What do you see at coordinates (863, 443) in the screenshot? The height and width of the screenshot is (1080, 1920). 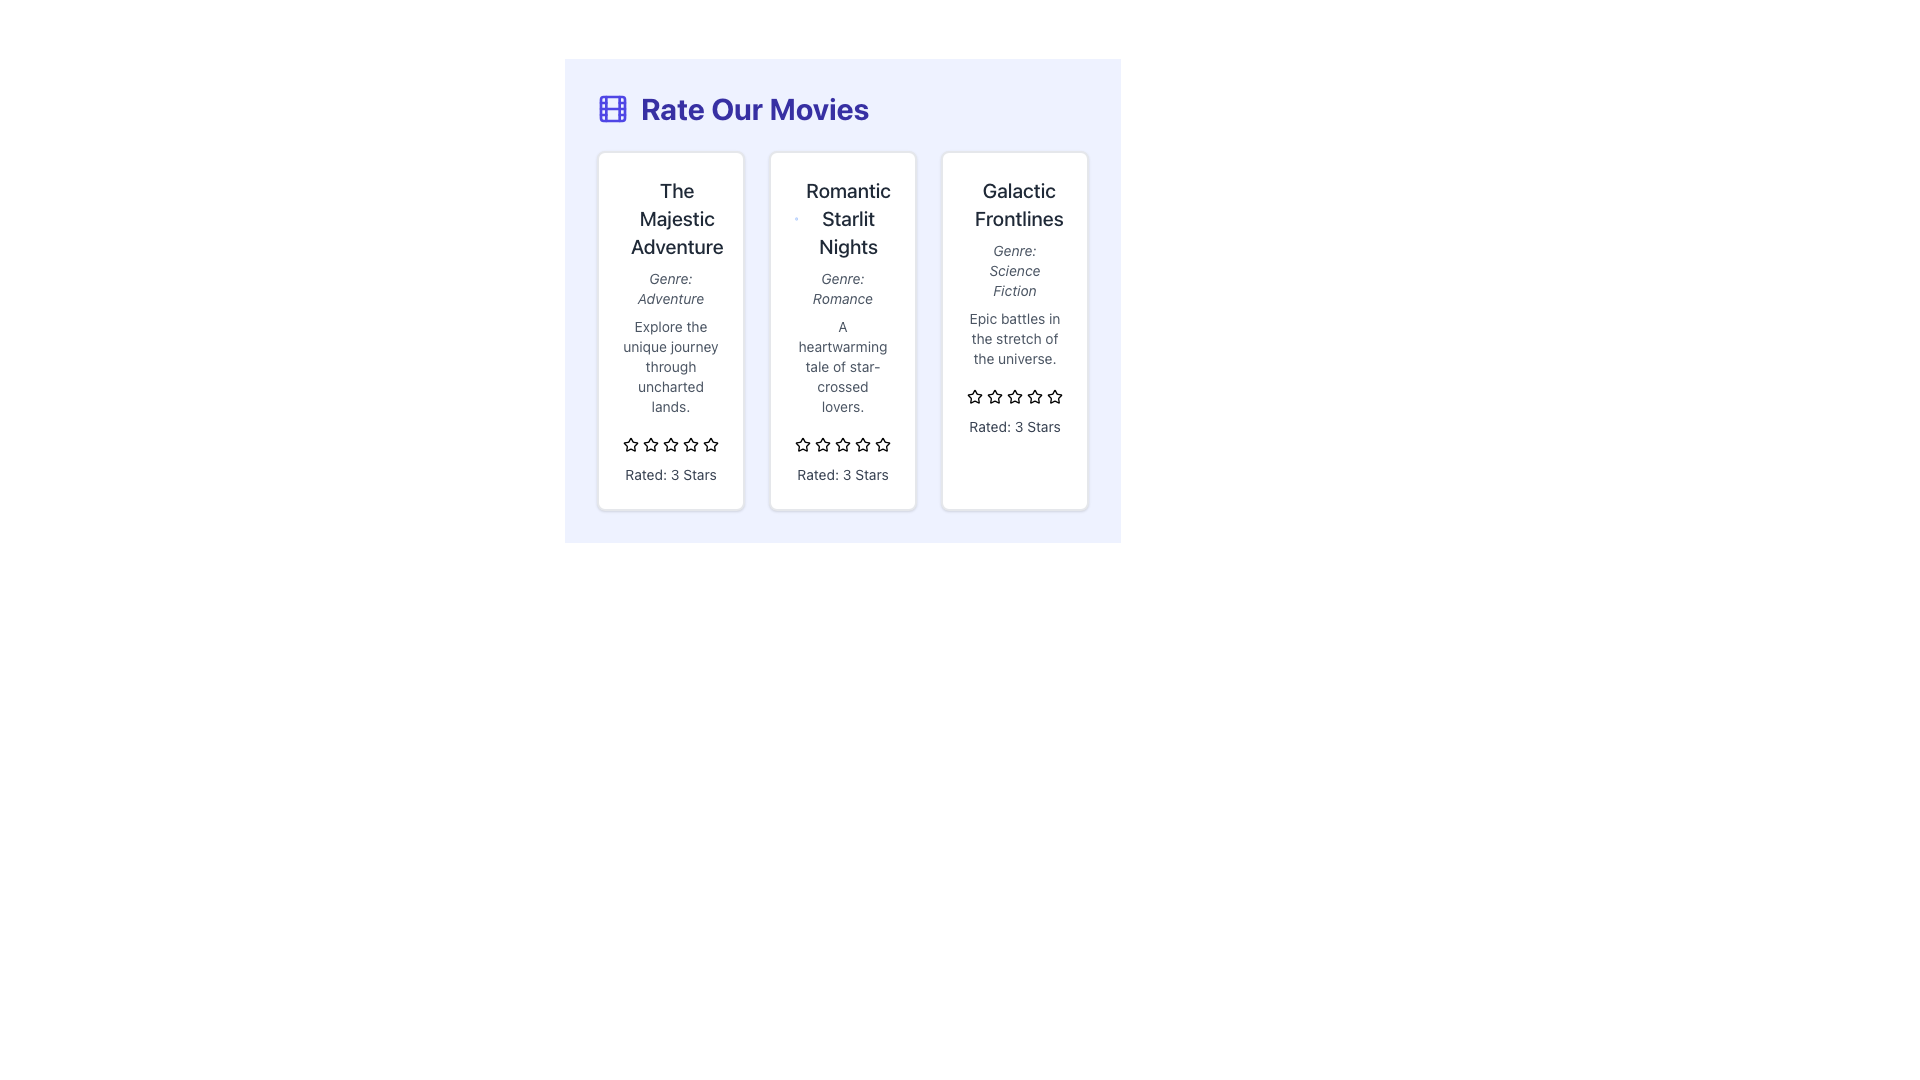 I see `the fourth star icon in the rating row under the card titled 'Romantic Starlit Nights' to rate it` at bounding box center [863, 443].